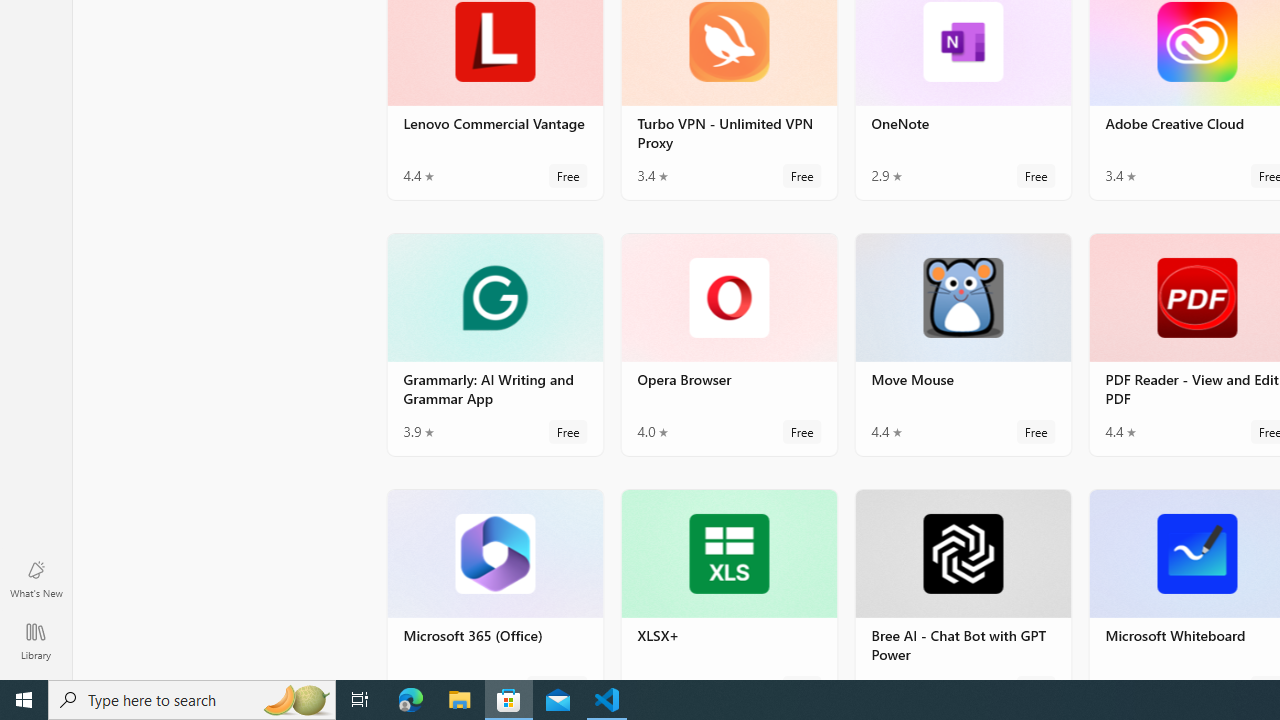  Describe the element at coordinates (727, 583) in the screenshot. I see `'XLSX+. Average rating of 4.6 out of five stars. Free  '` at that location.